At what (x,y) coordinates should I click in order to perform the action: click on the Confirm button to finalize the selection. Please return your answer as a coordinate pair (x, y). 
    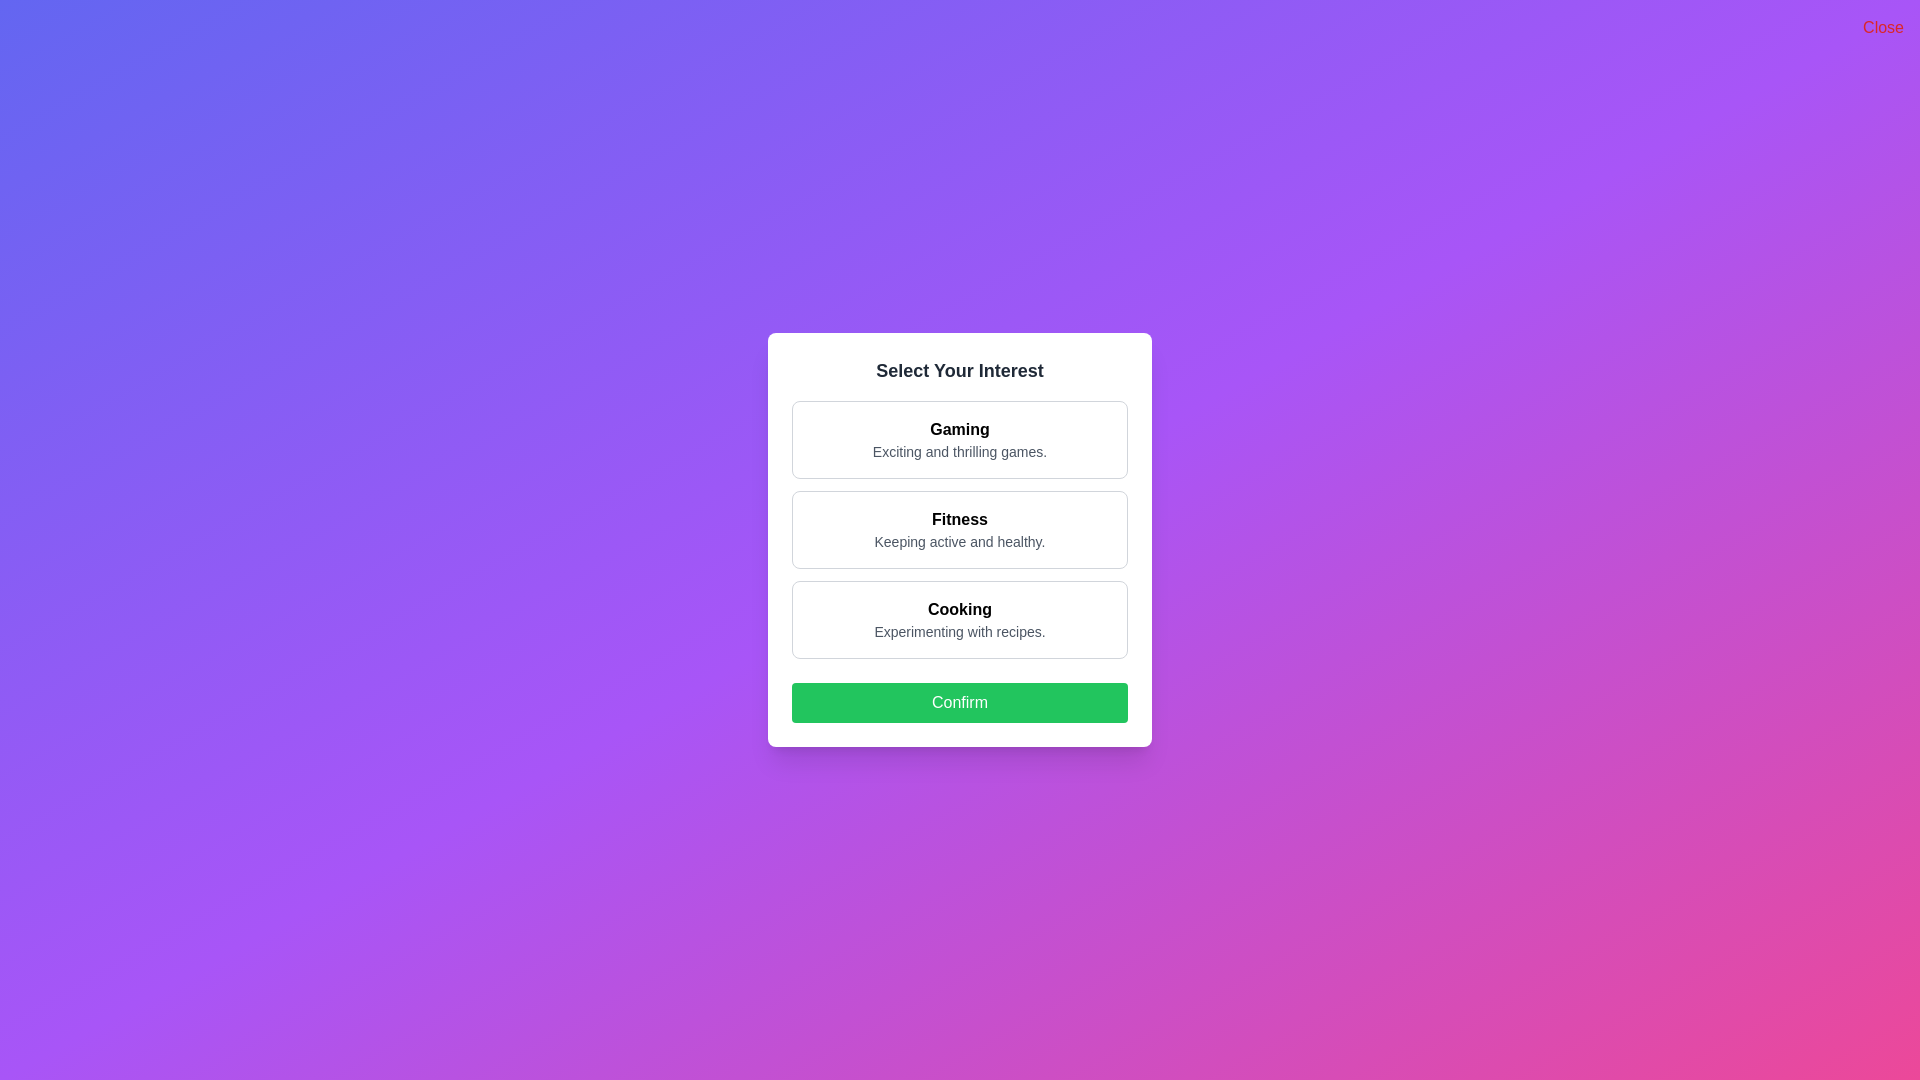
    Looking at the image, I should click on (960, 701).